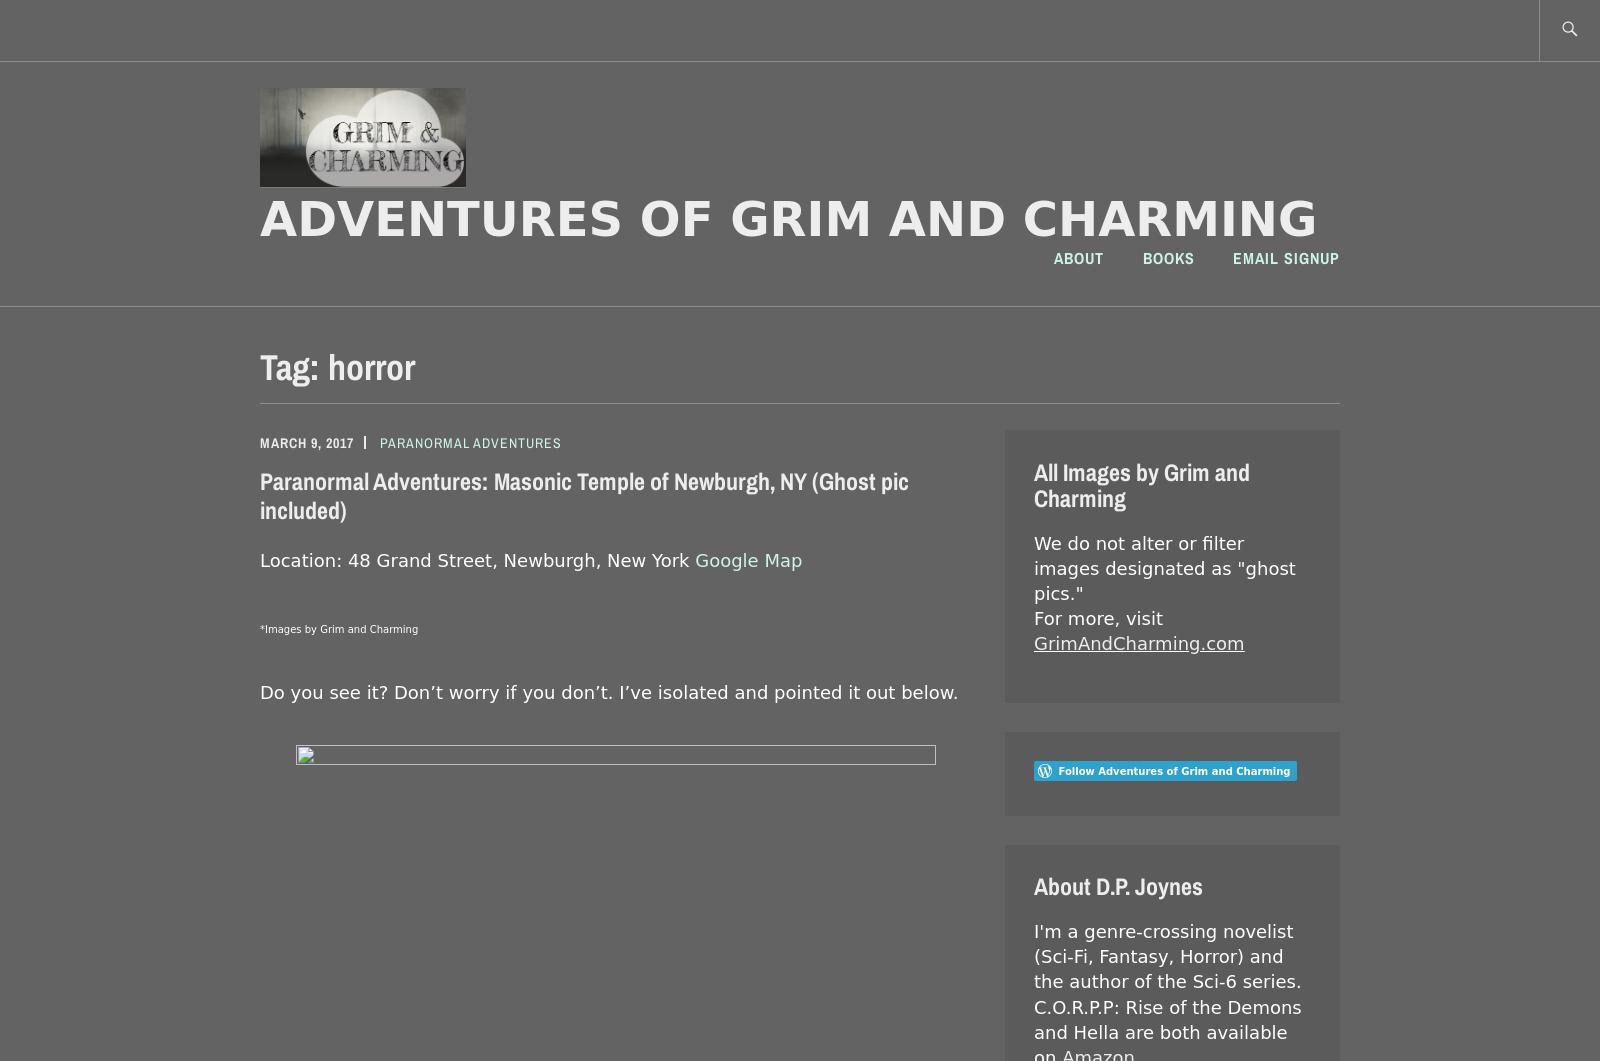  What do you see at coordinates (1168, 257) in the screenshot?
I see `'Books'` at bounding box center [1168, 257].